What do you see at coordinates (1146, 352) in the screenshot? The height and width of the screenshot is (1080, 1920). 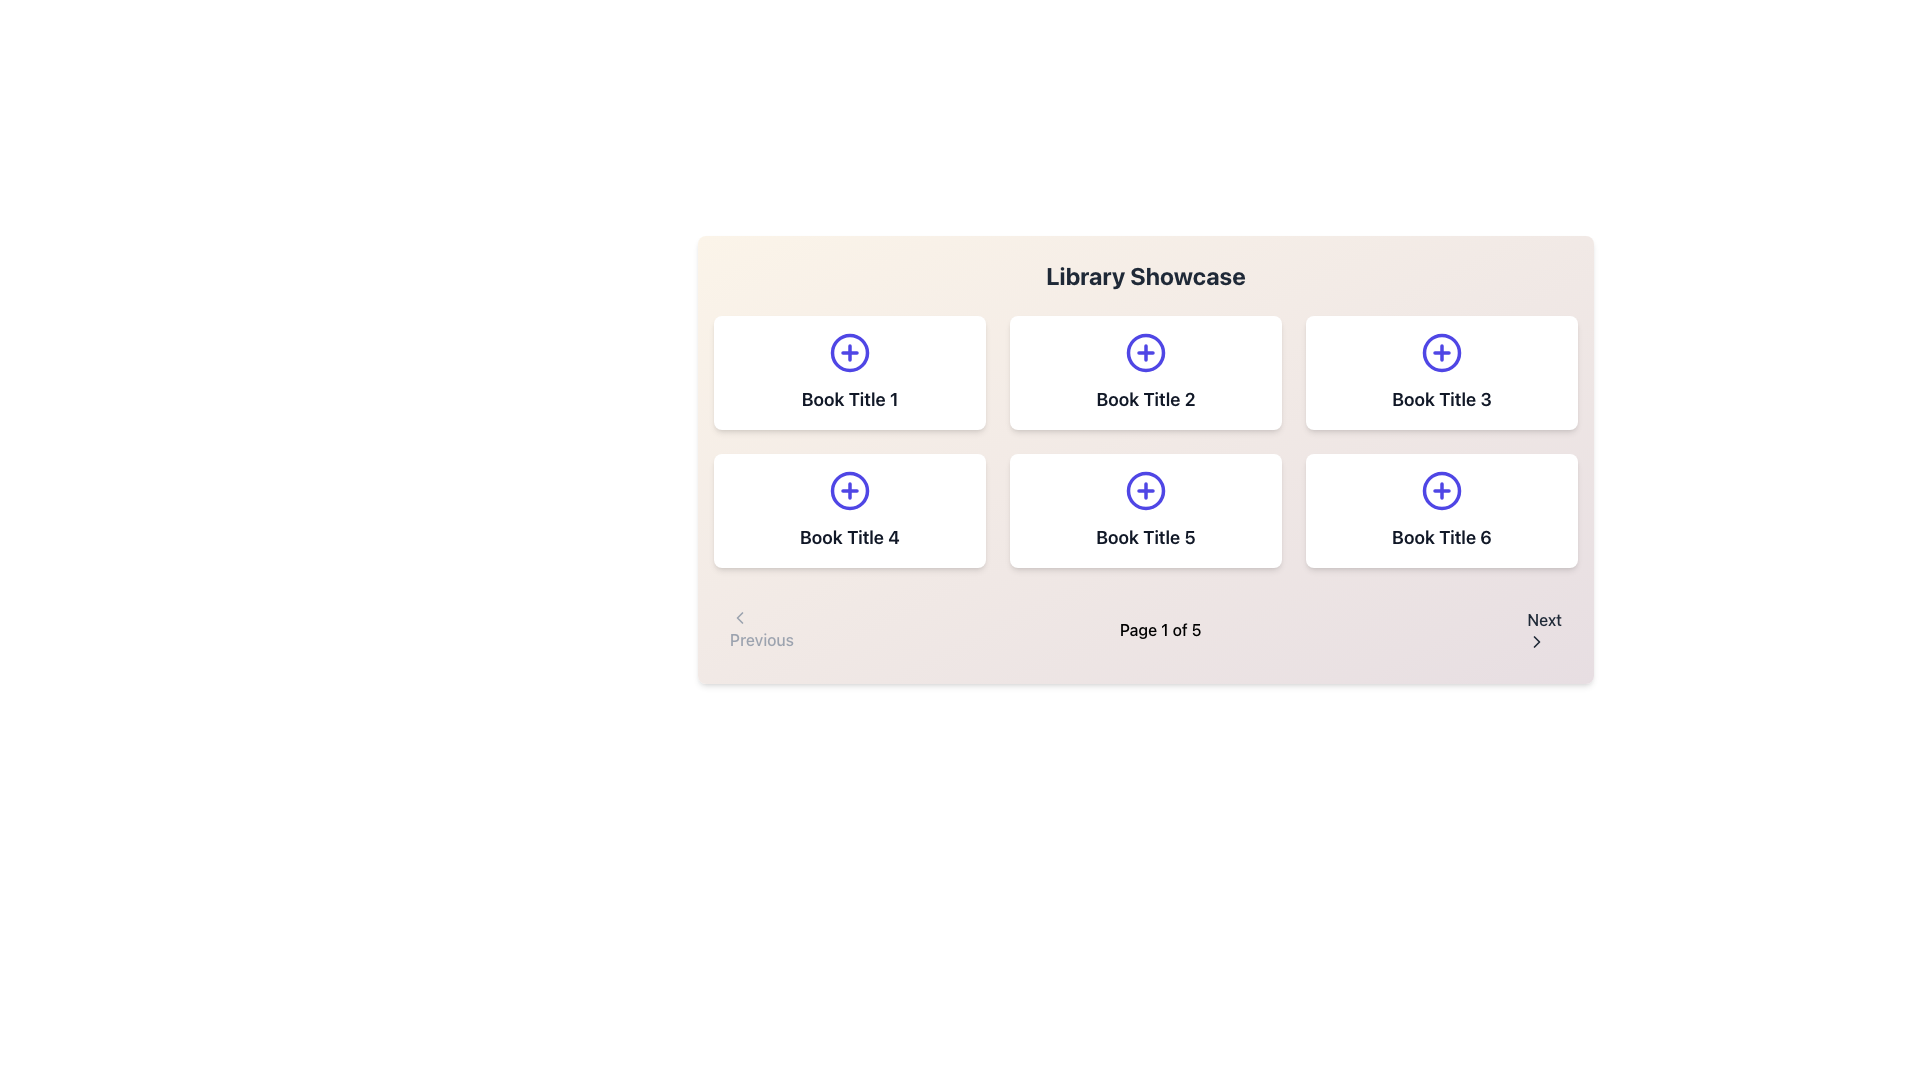 I see `the circular interactive icon with a '+' symbol located in the second card labeled 'Book Title 2' under the 'Library Showcase' heading` at bounding box center [1146, 352].